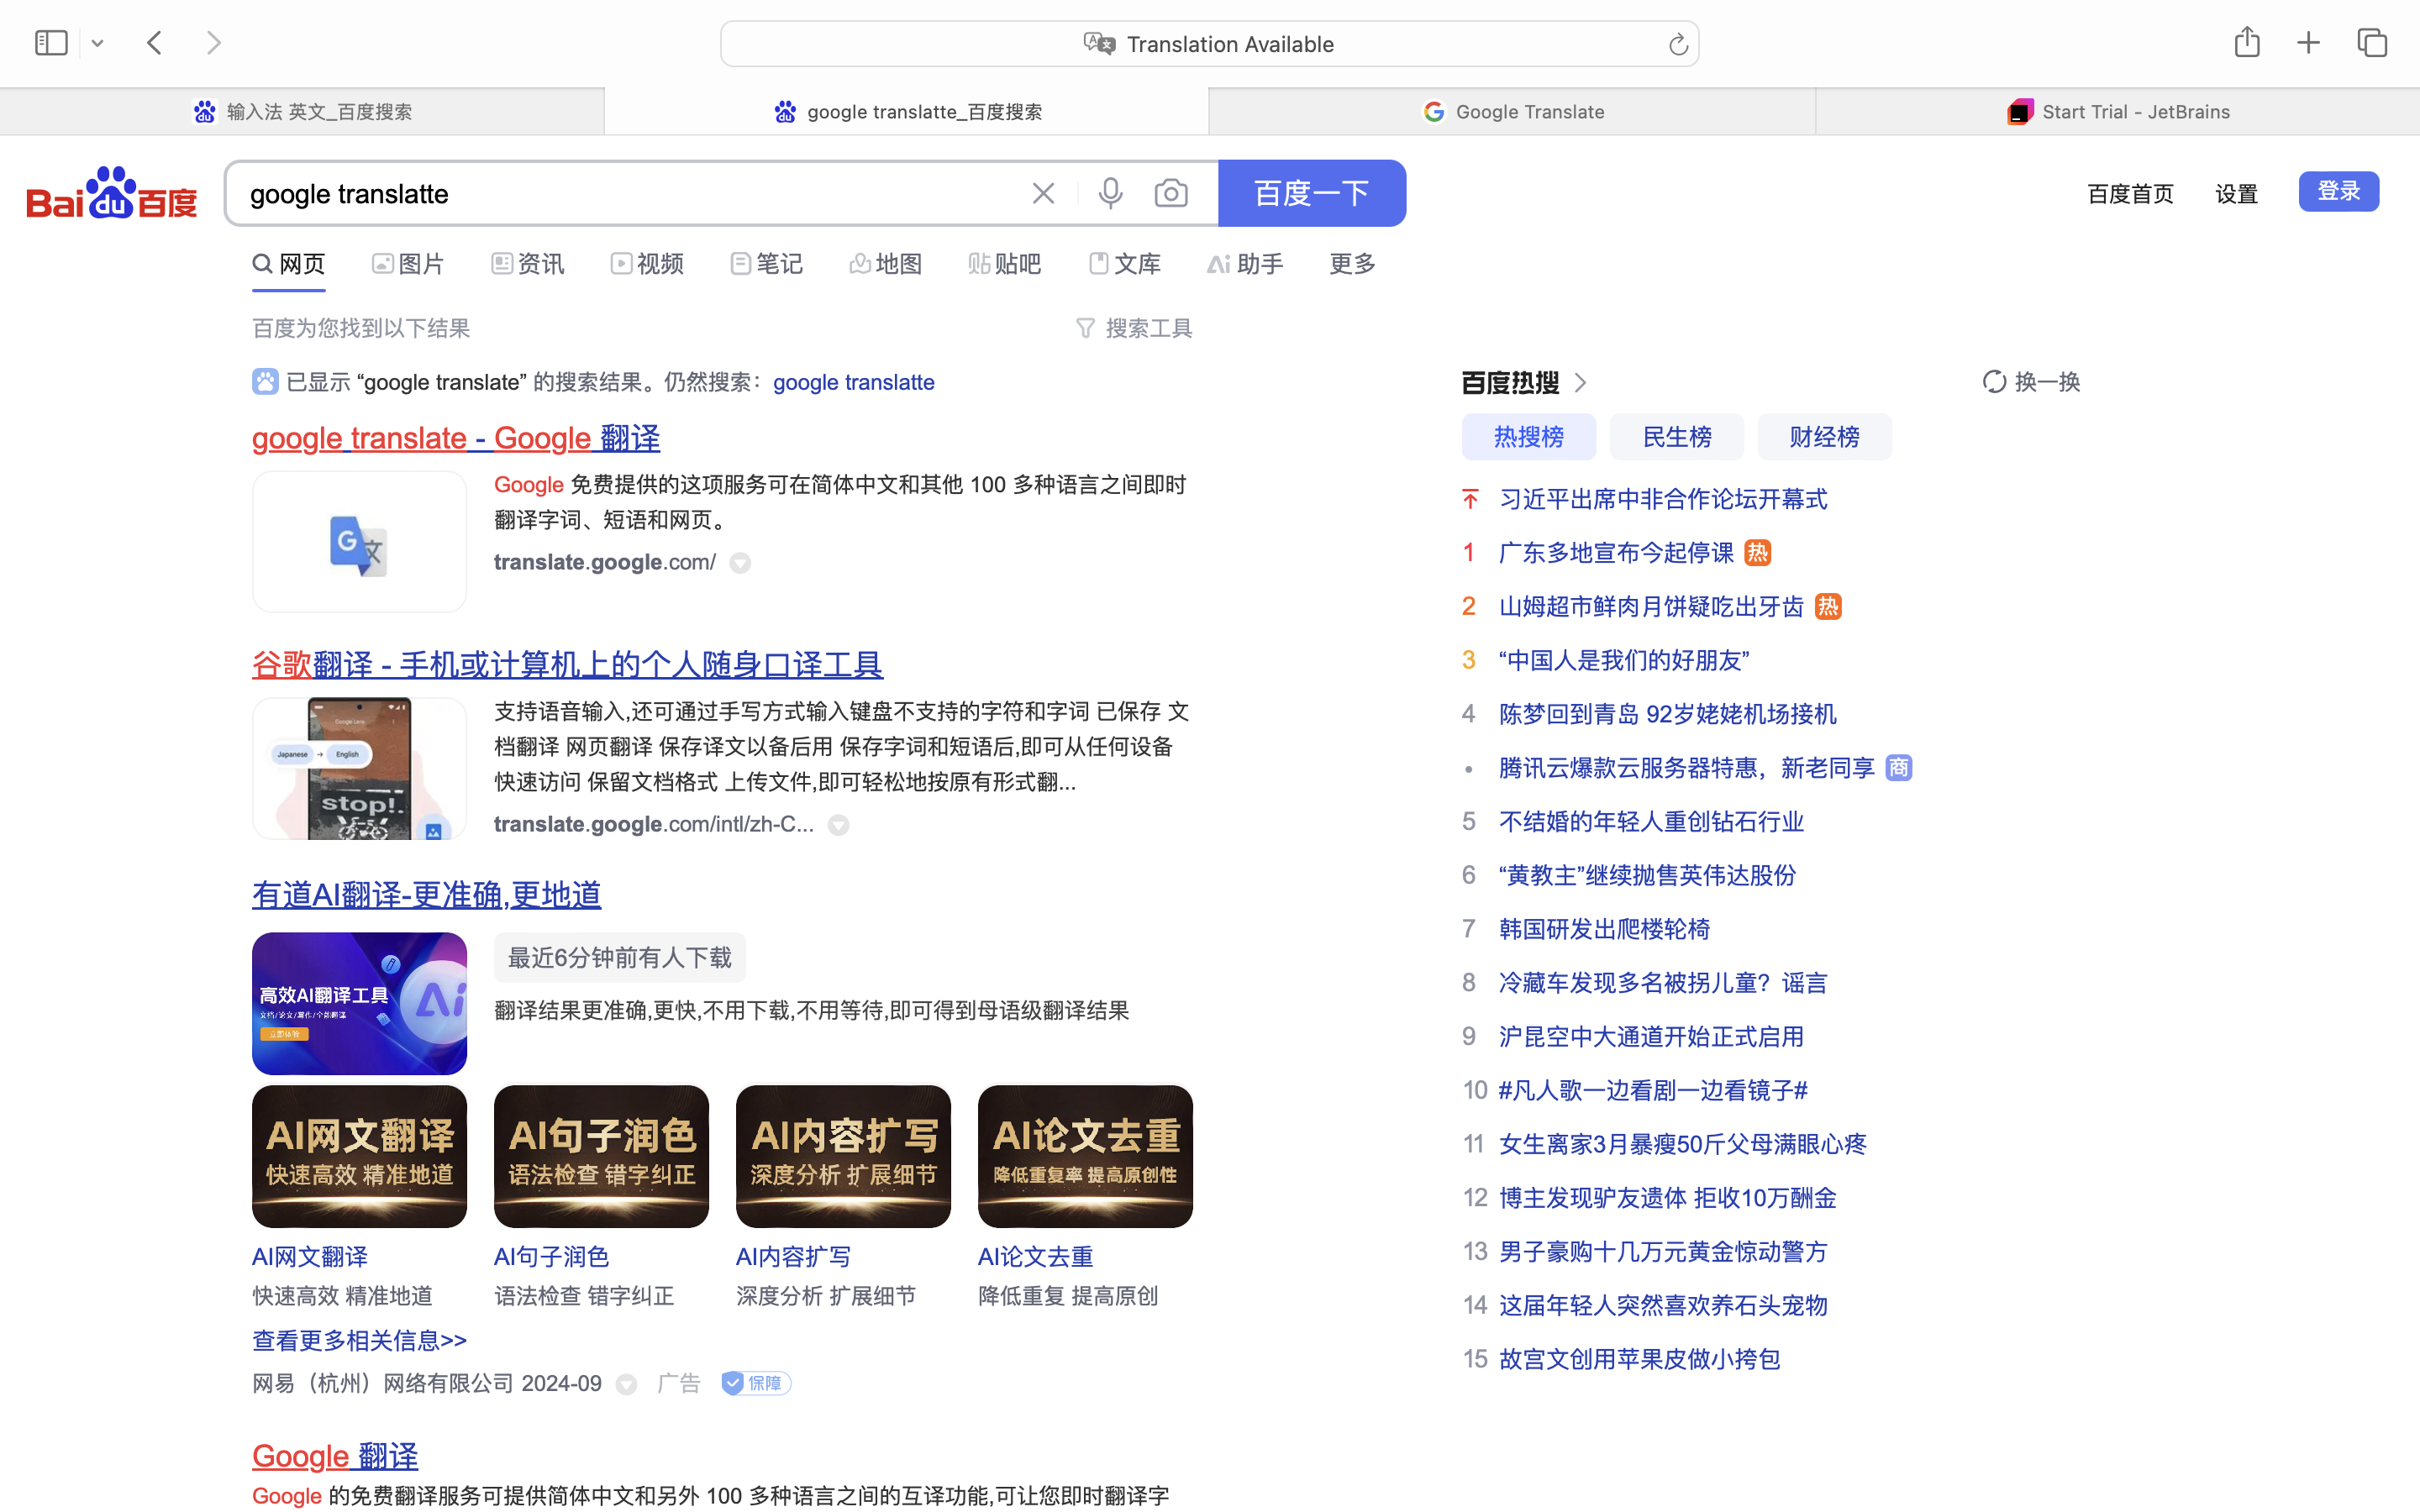 The image size is (2420, 1512). I want to click on '查看更多相关信息>>', so click(360, 1340).